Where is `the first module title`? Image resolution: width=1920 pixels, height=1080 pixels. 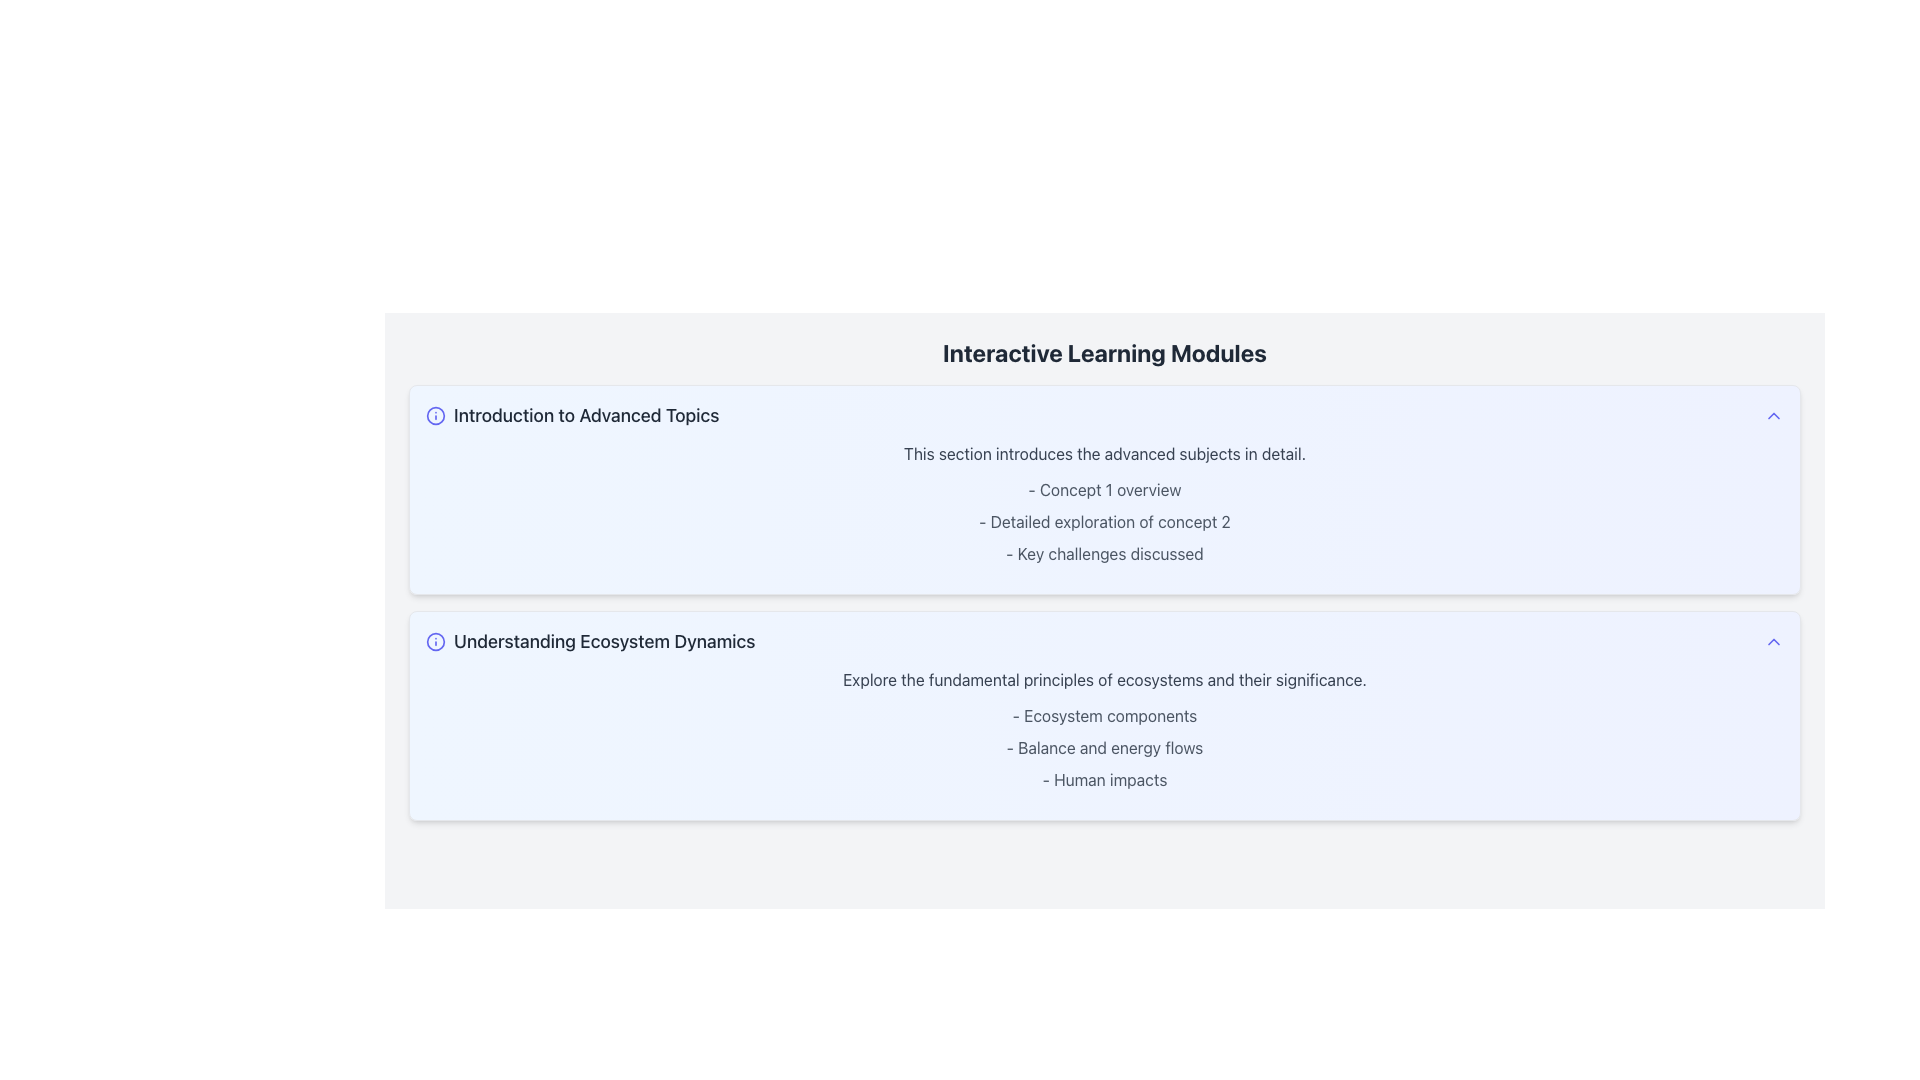 the first module title is located at coordinates (571, 415).